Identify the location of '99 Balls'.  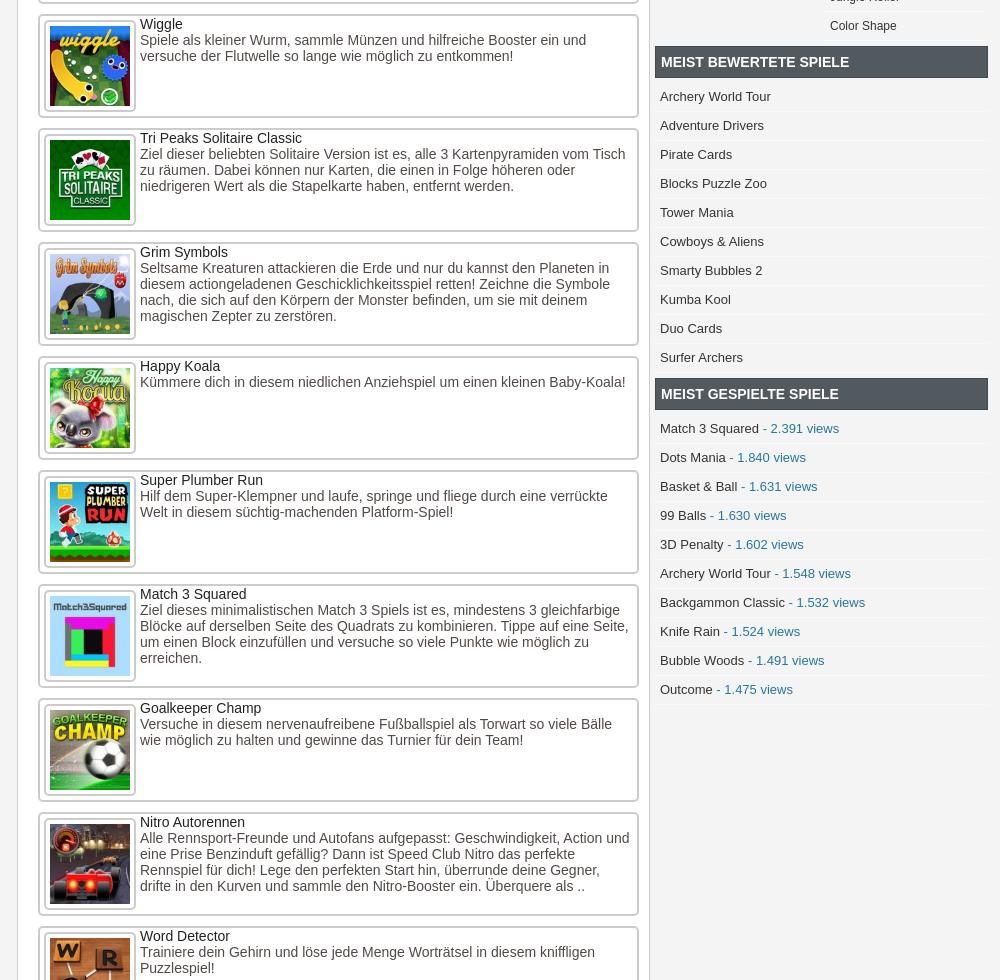
(683, 515).